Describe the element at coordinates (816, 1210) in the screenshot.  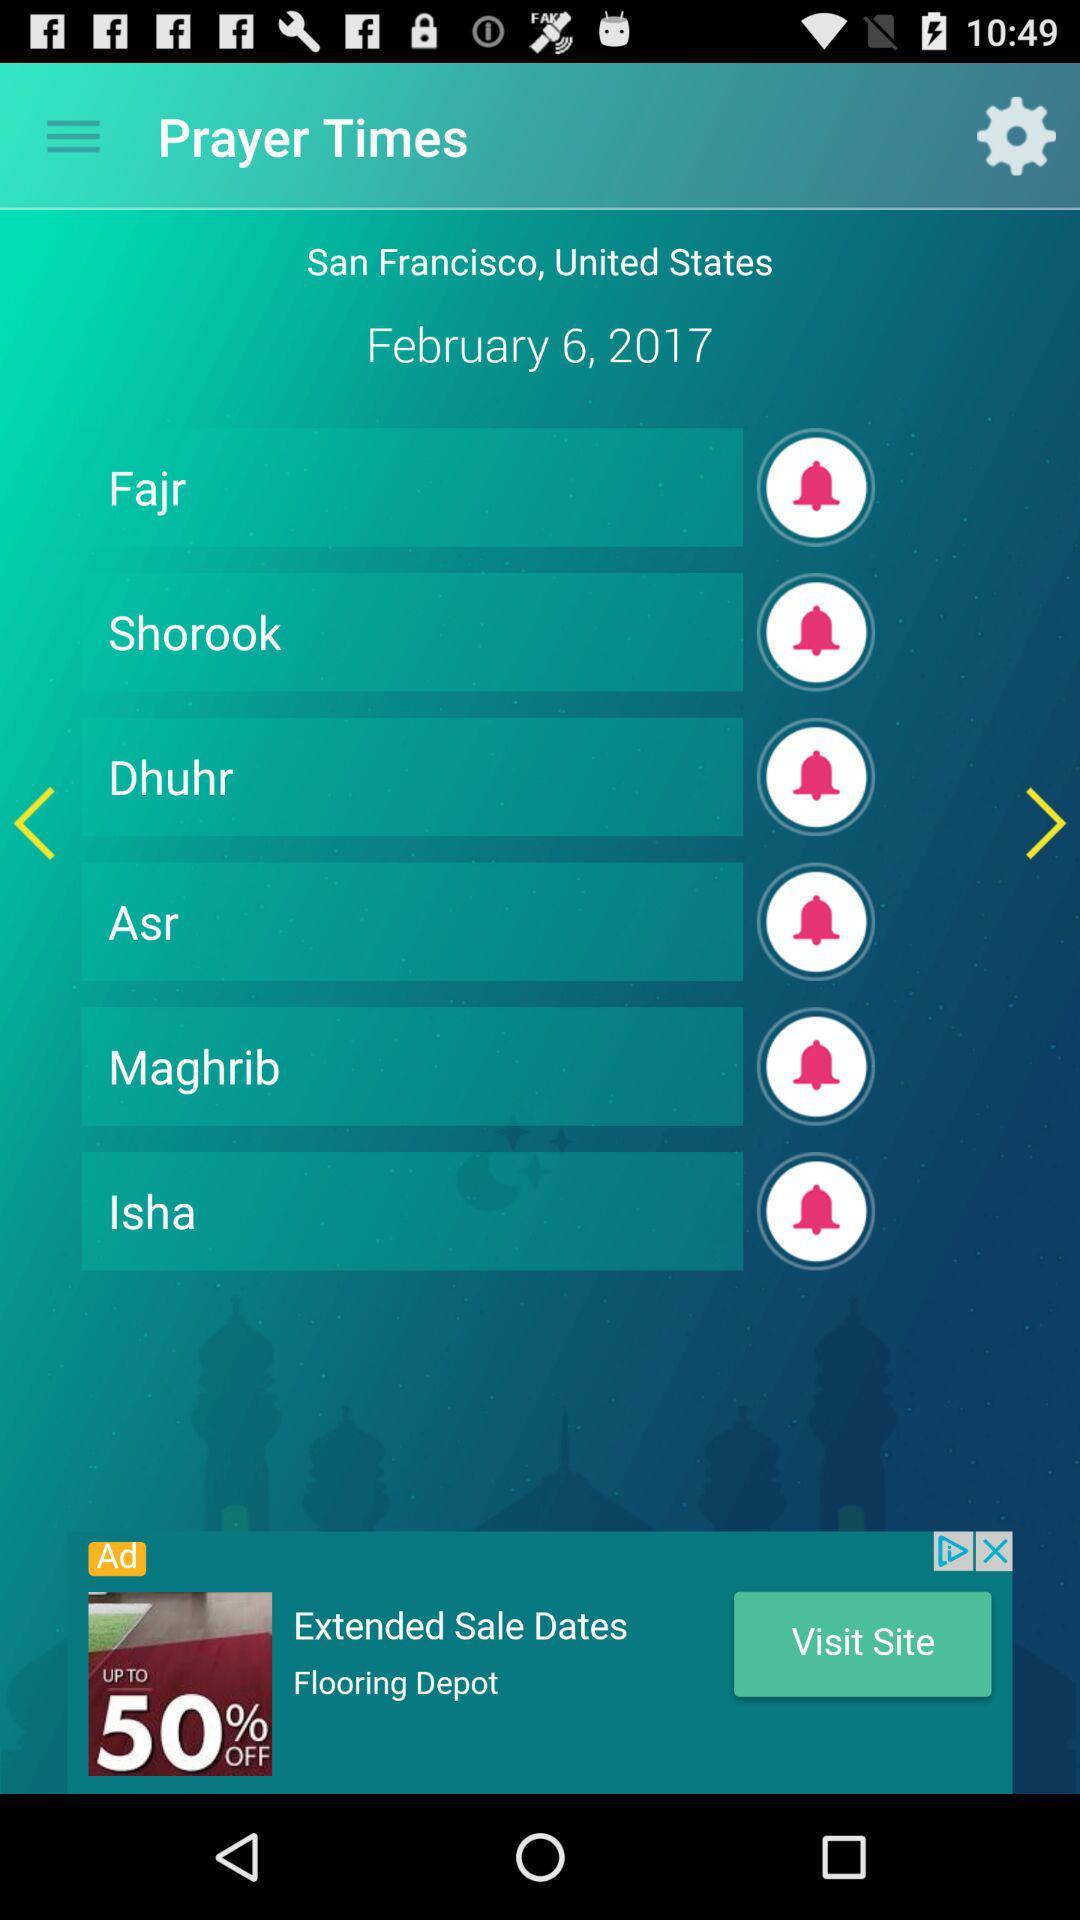
I see `set alarm for isha` at that location.